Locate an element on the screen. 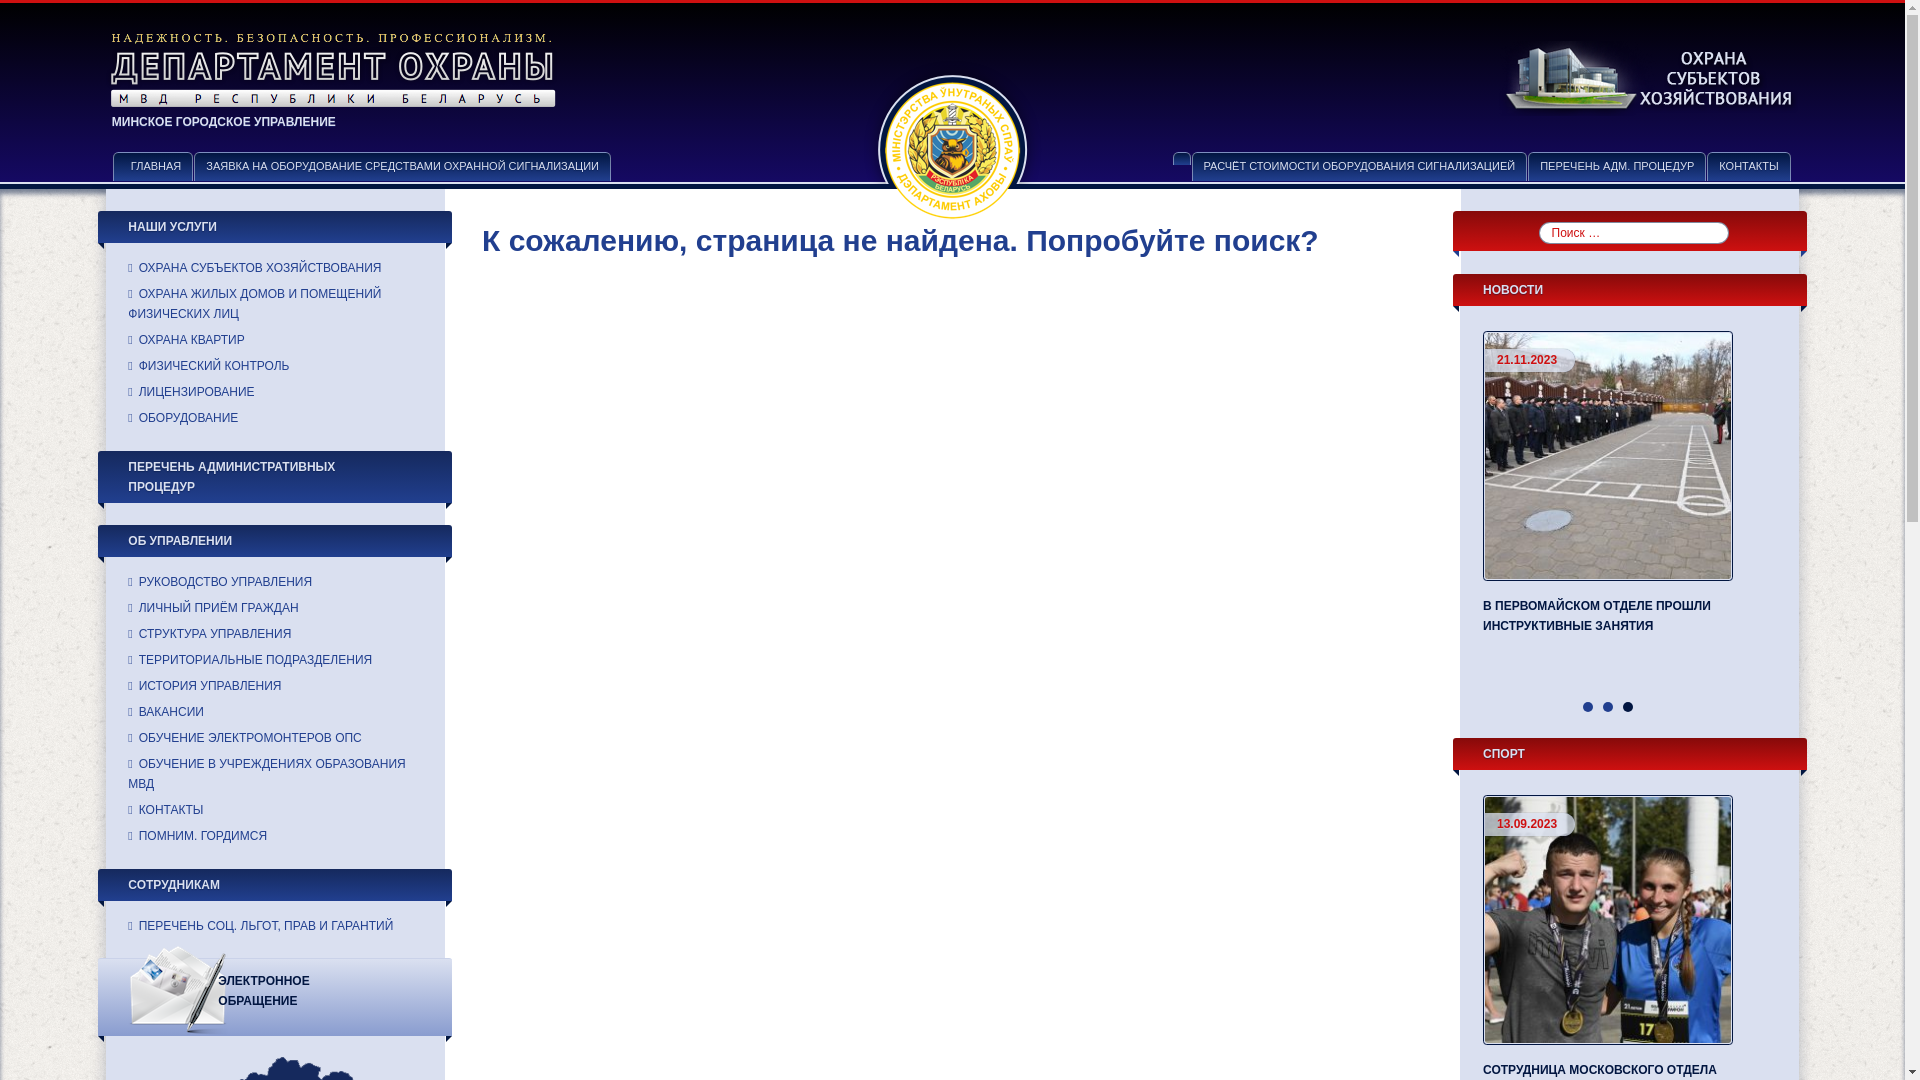 The image size is (1920, 1080). '1' is located at coordinates (1587, 705).